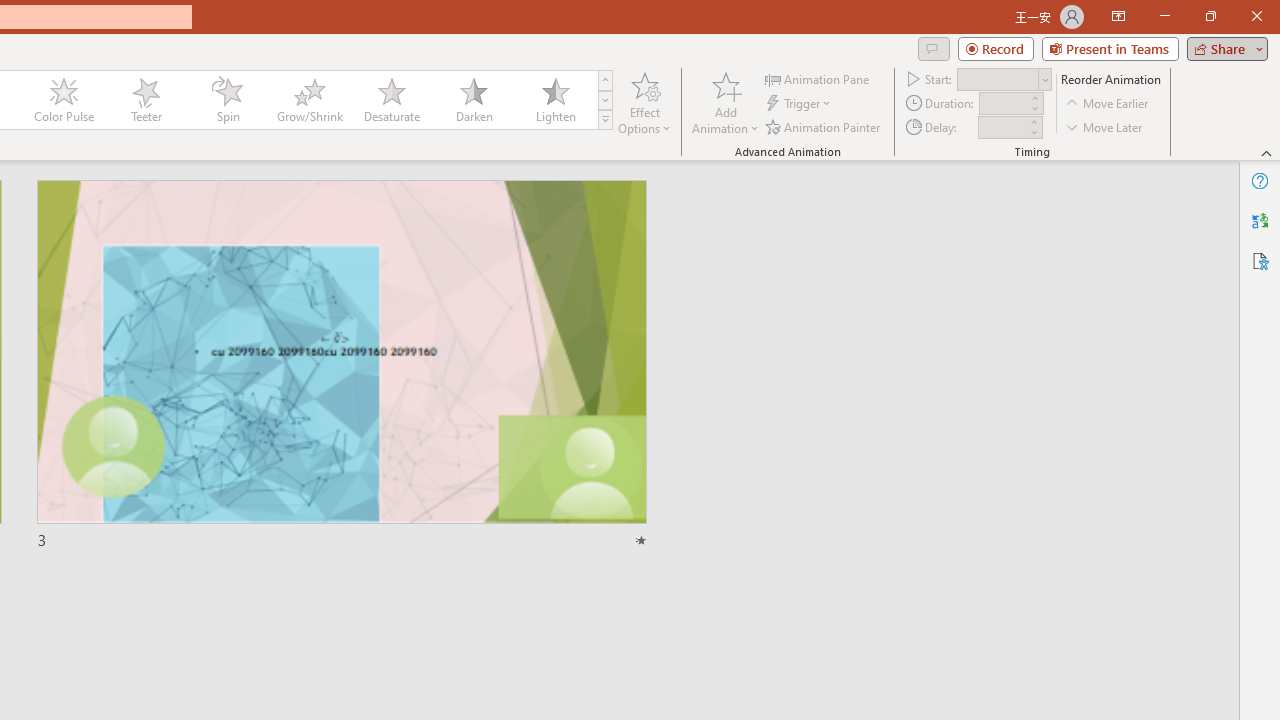  I want to click on 'Teeter', so click(144, 100).